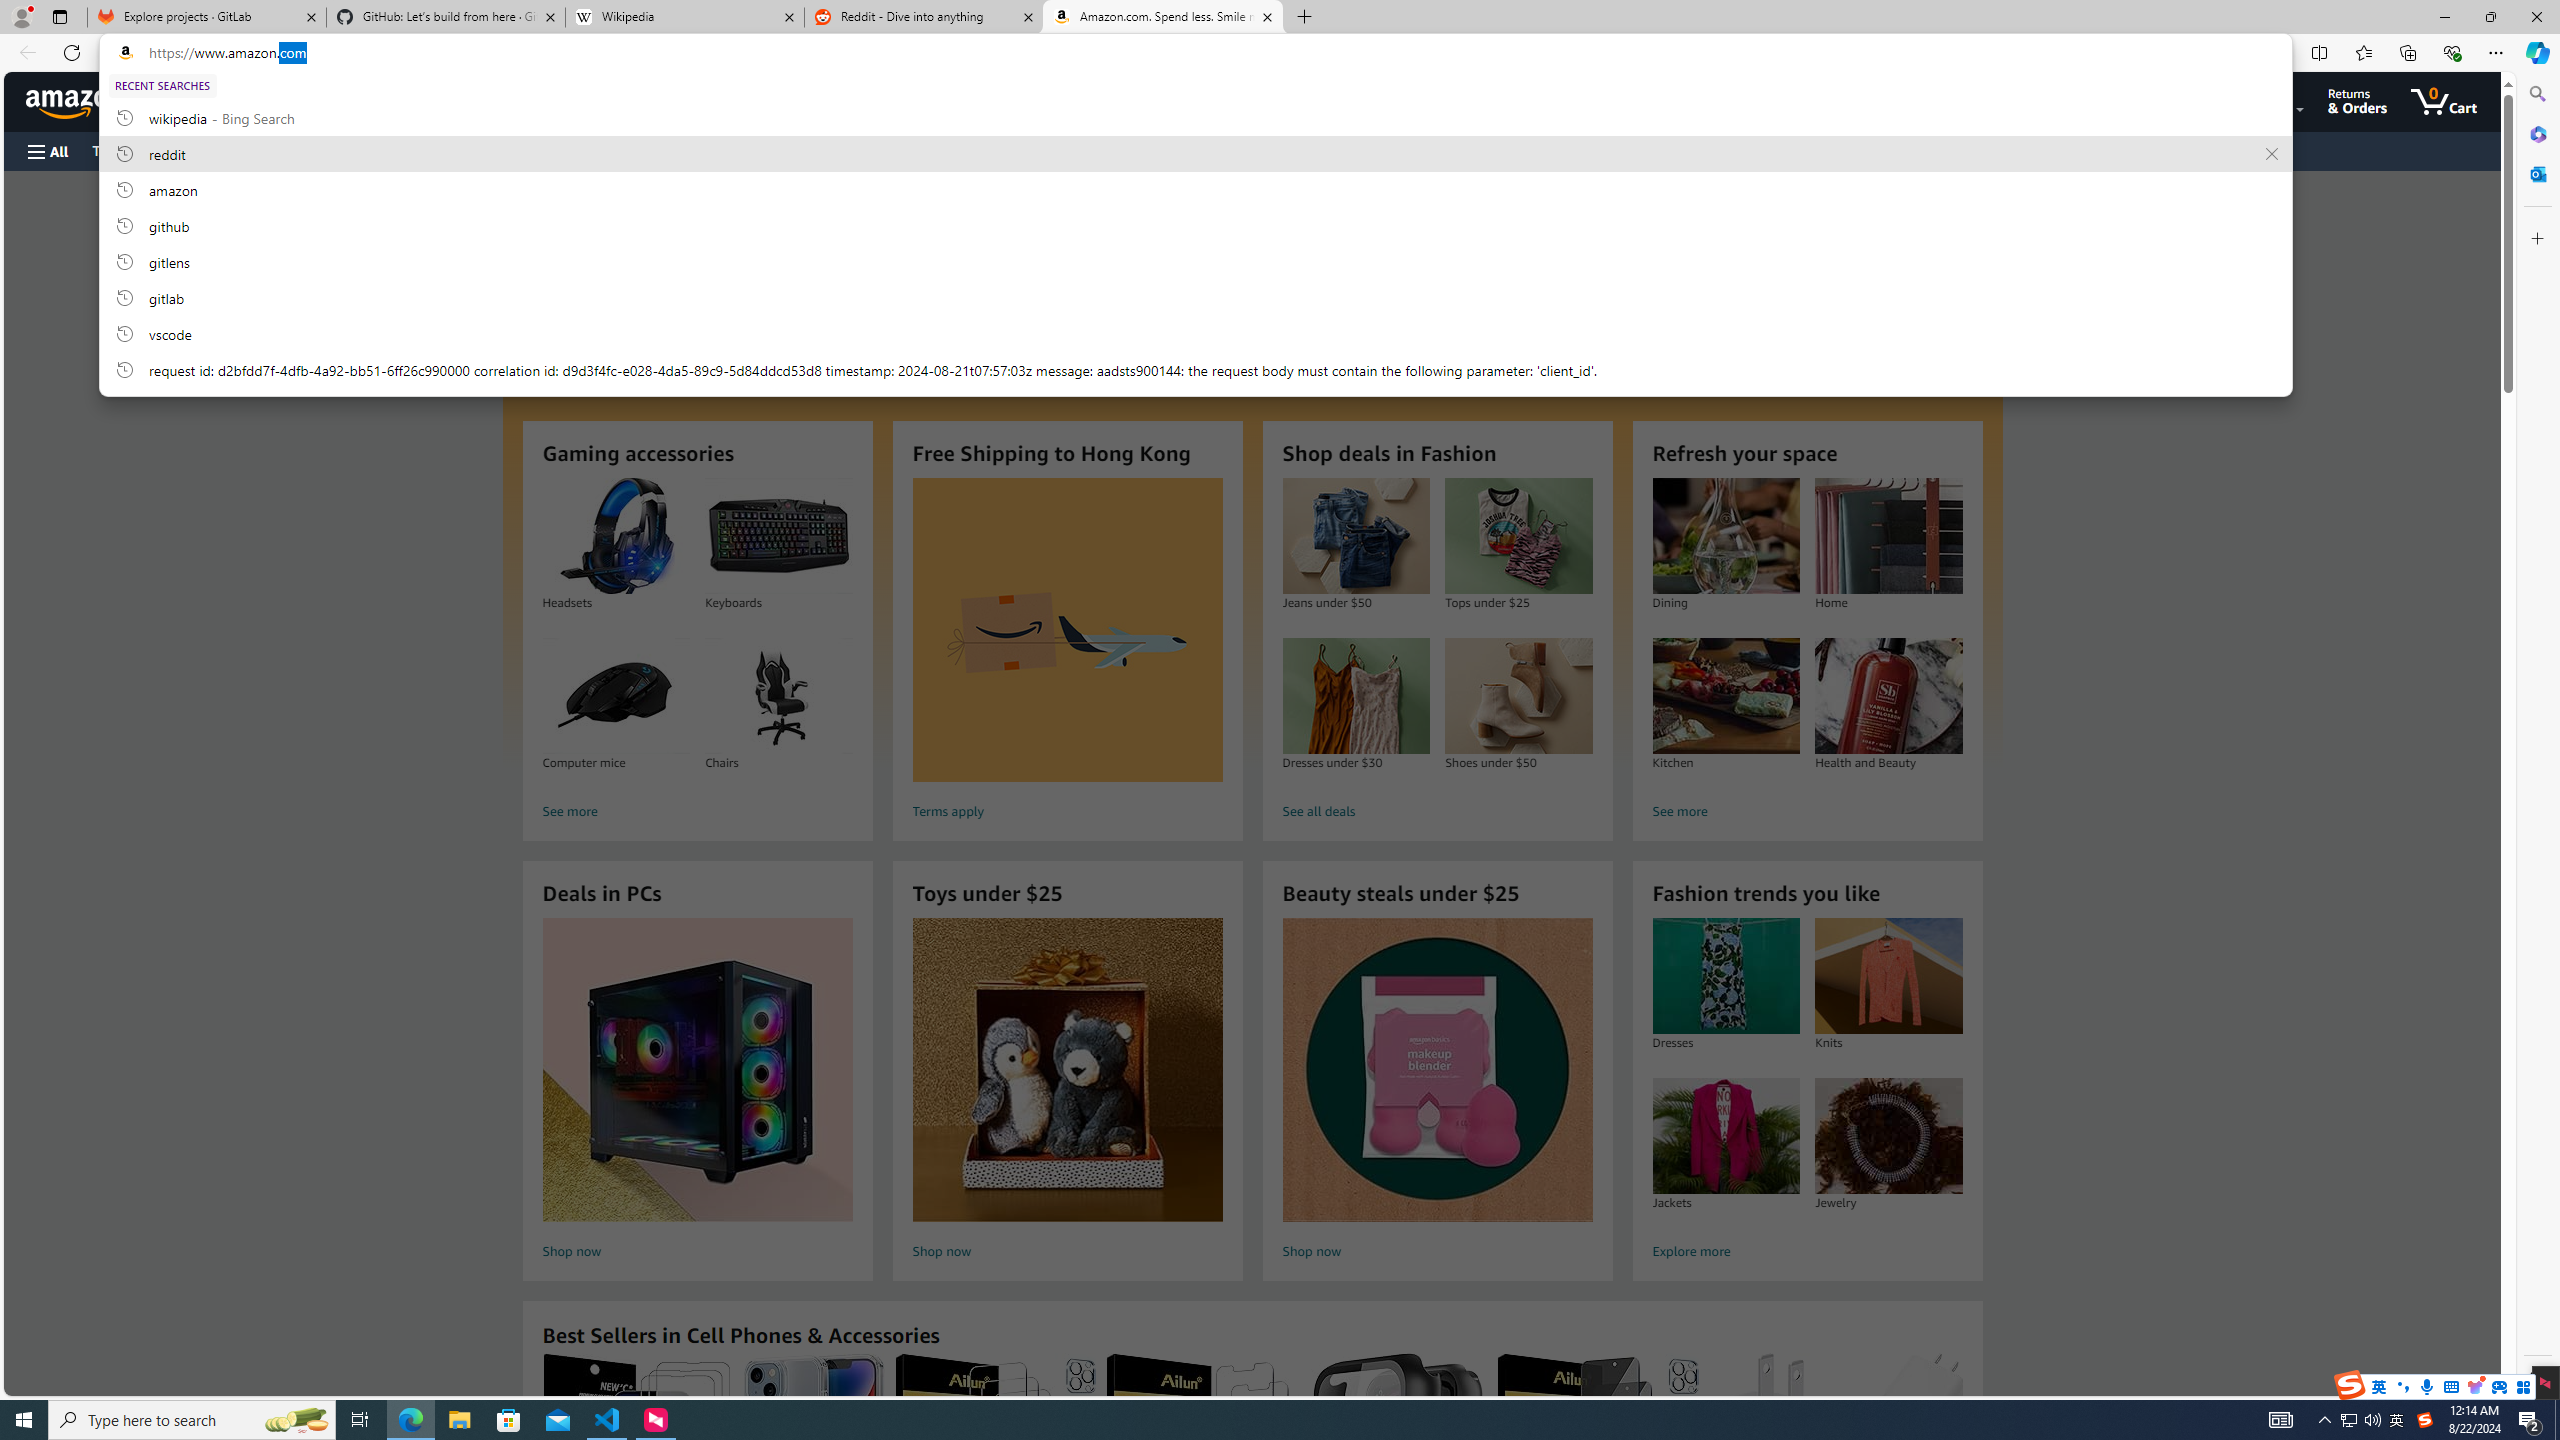 The image size is (2560, 1440). Describe the element at coordinates (1725, 696) in the screenshot. I see `'Kitchen'` at that location.